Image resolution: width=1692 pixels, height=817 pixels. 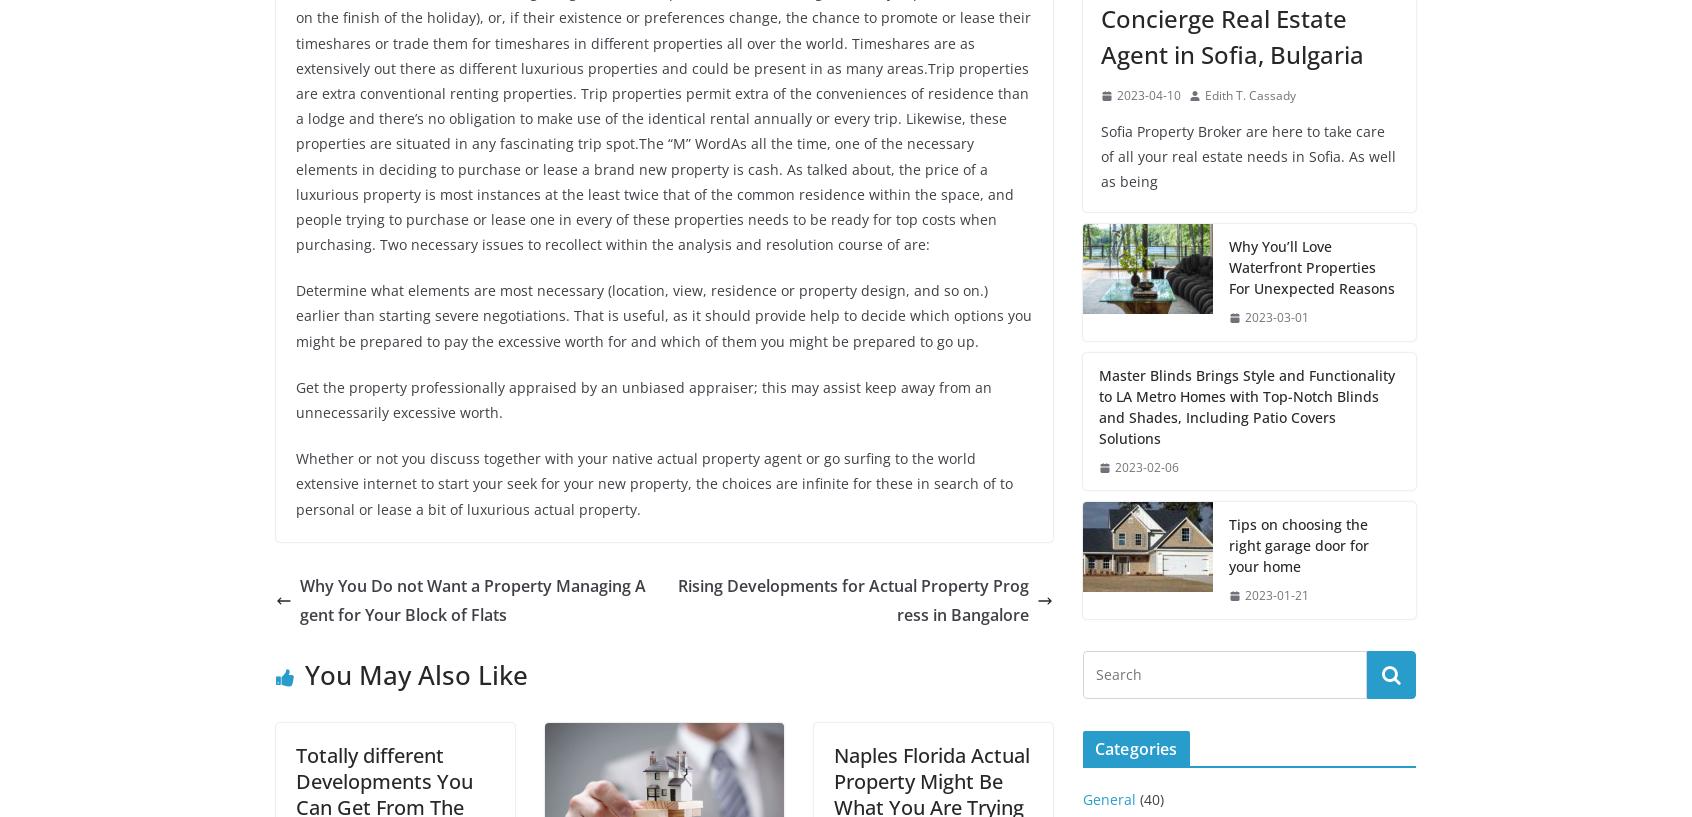 I want to click on '2023-02-06', so click(x=1115, y=466).